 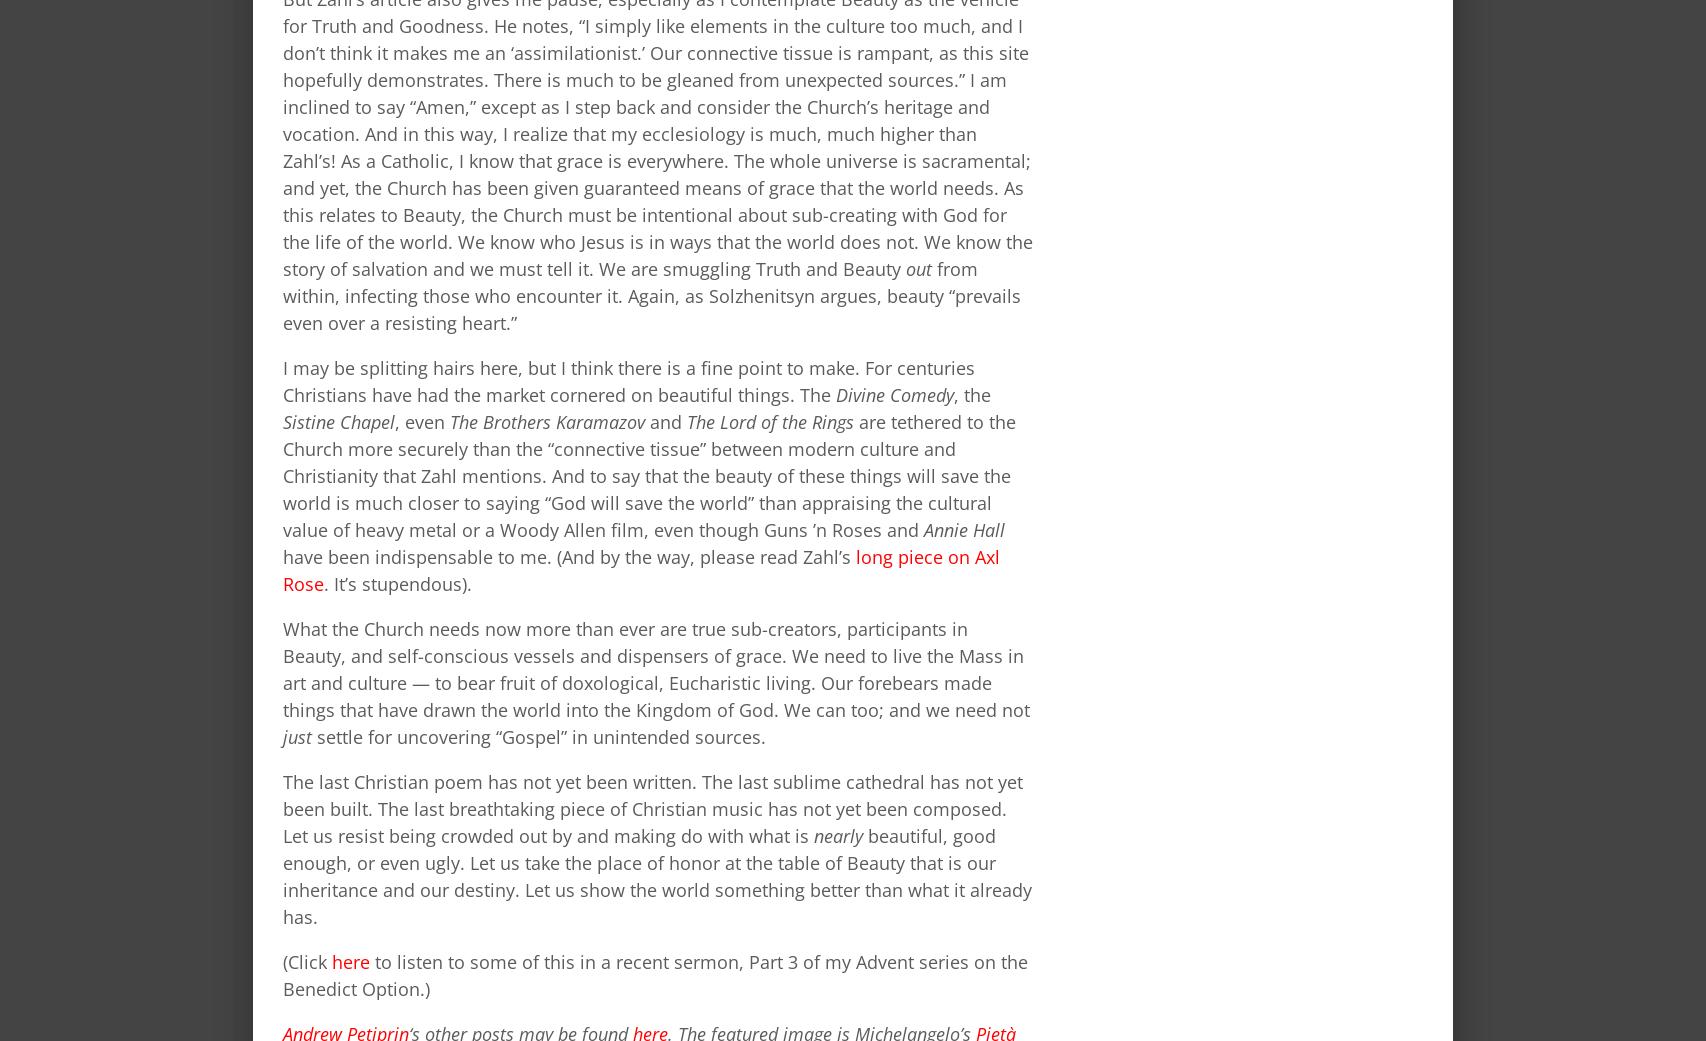 I want to click on '(Click', so click(x=307, y=961).